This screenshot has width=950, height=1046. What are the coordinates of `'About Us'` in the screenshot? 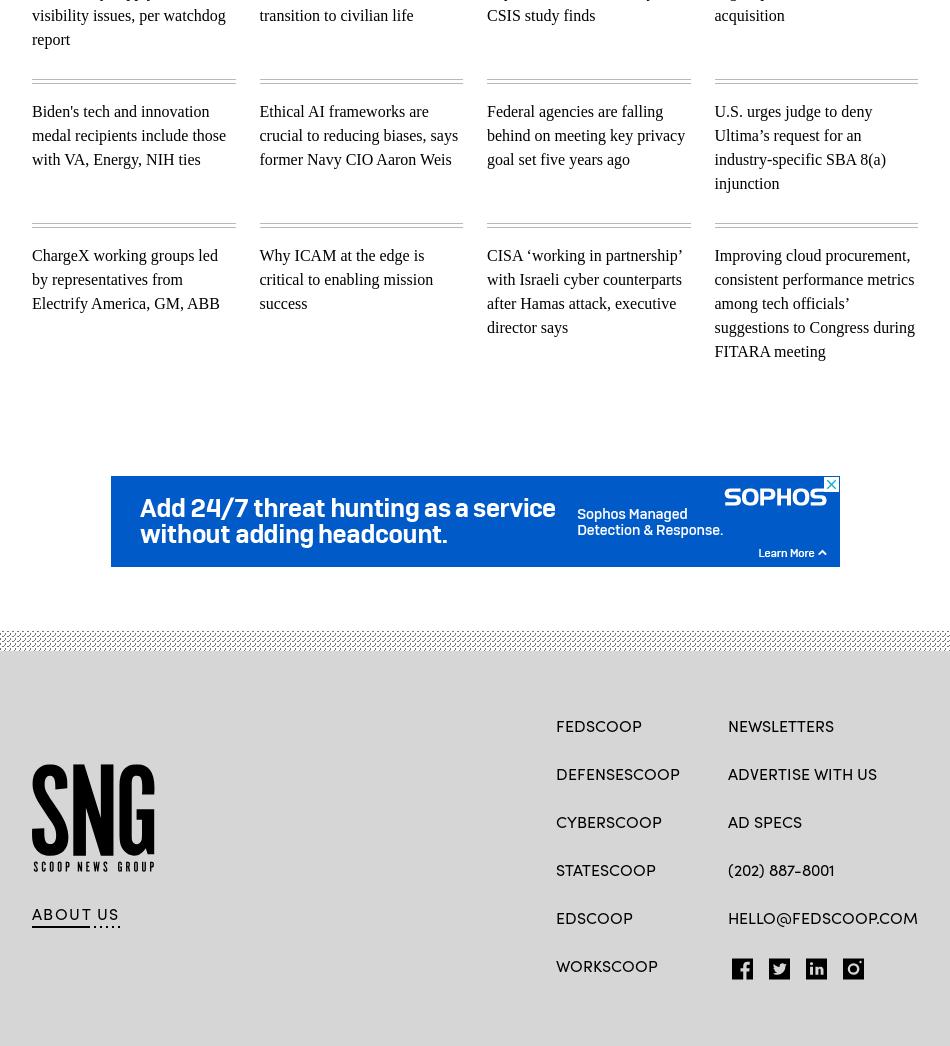 It's located at (75, 912).